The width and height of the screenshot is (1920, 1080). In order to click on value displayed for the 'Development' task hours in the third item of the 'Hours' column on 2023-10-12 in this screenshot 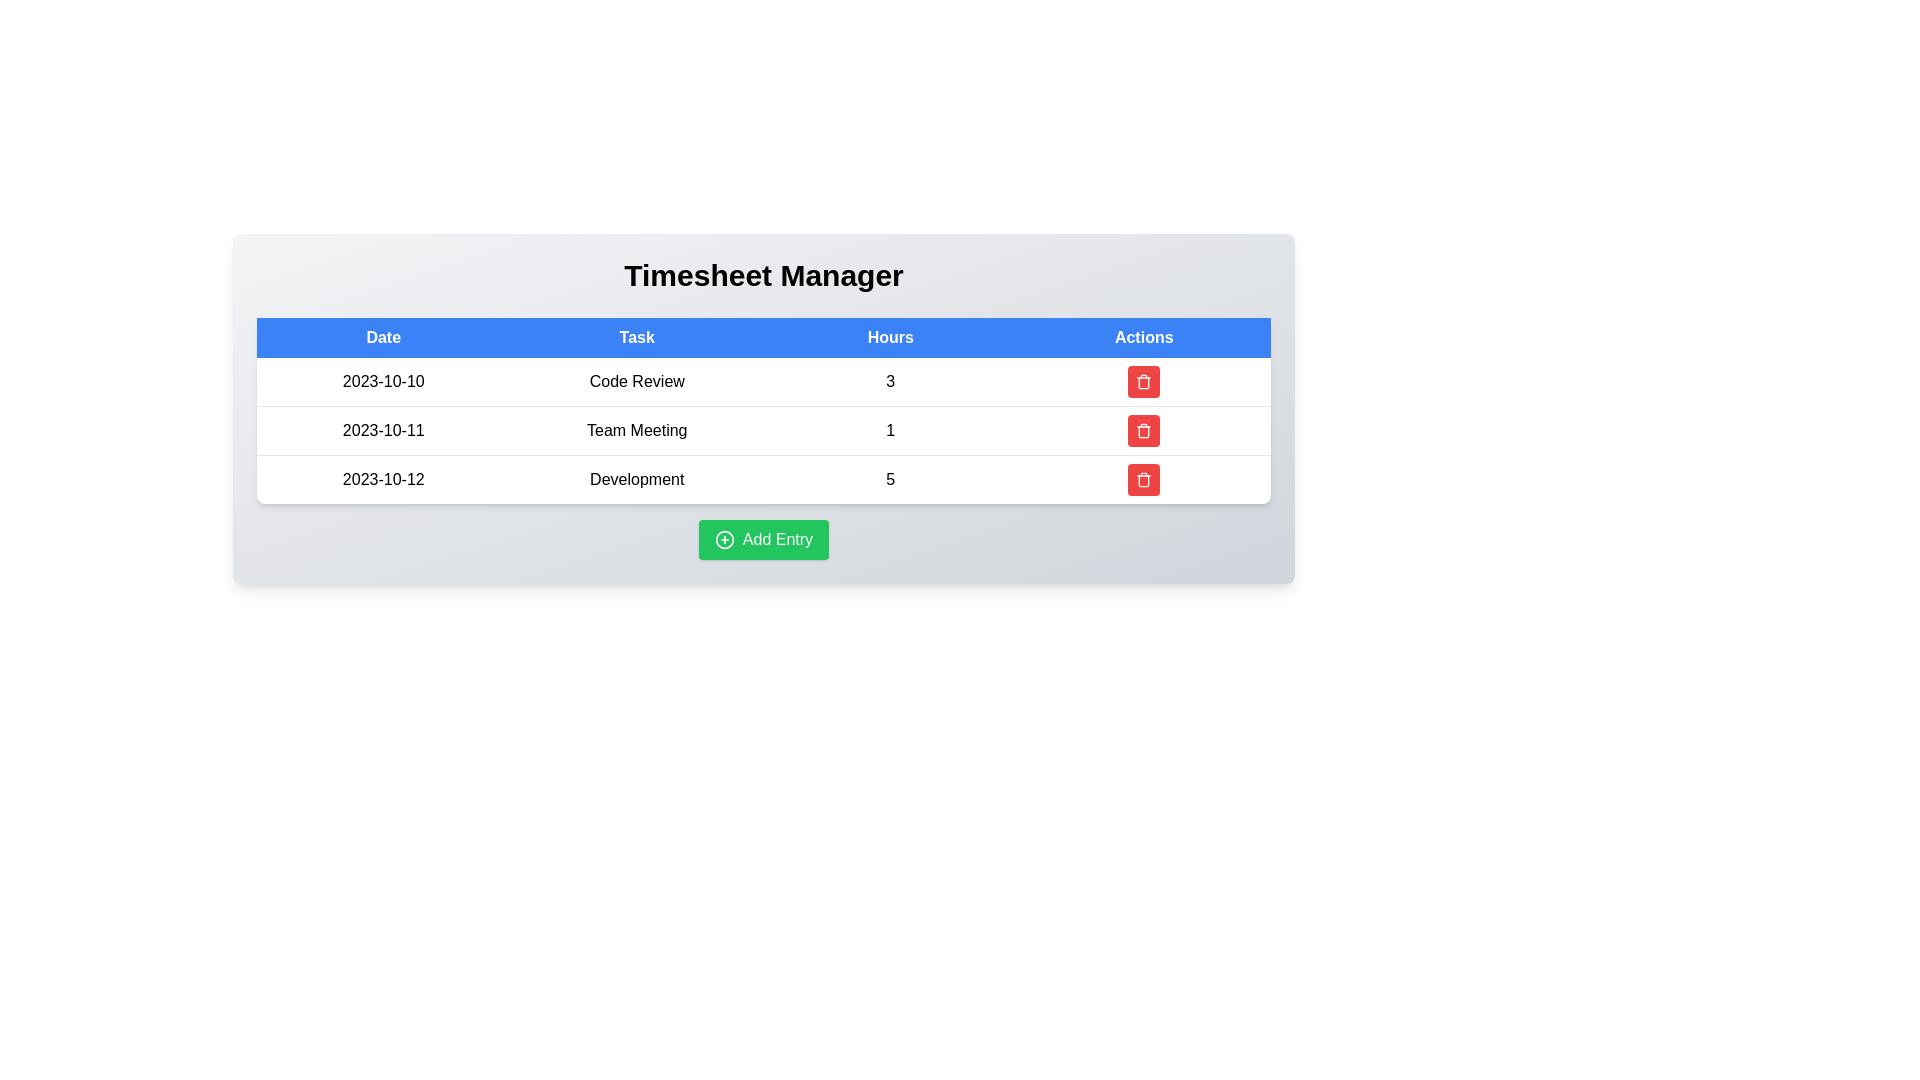, I will do `click(889, 479)`.